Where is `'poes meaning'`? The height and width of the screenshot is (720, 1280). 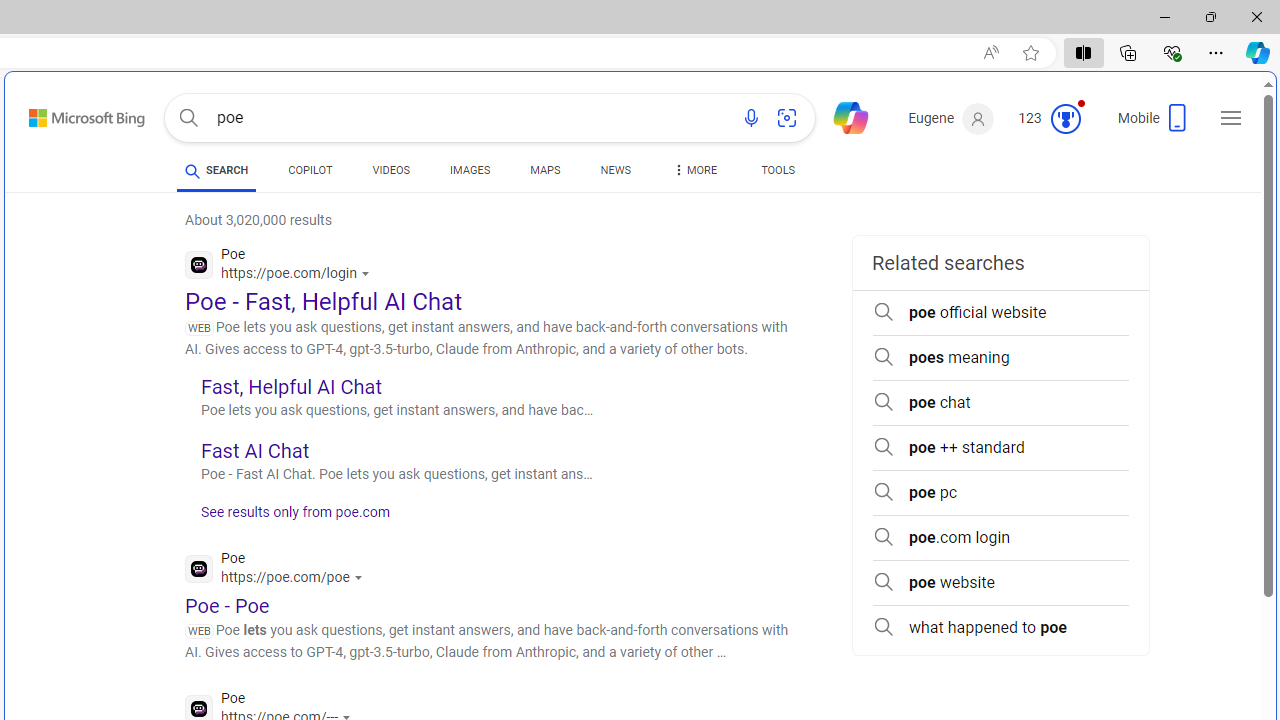 'poes meaning' is located at coordinates (1000, 357).